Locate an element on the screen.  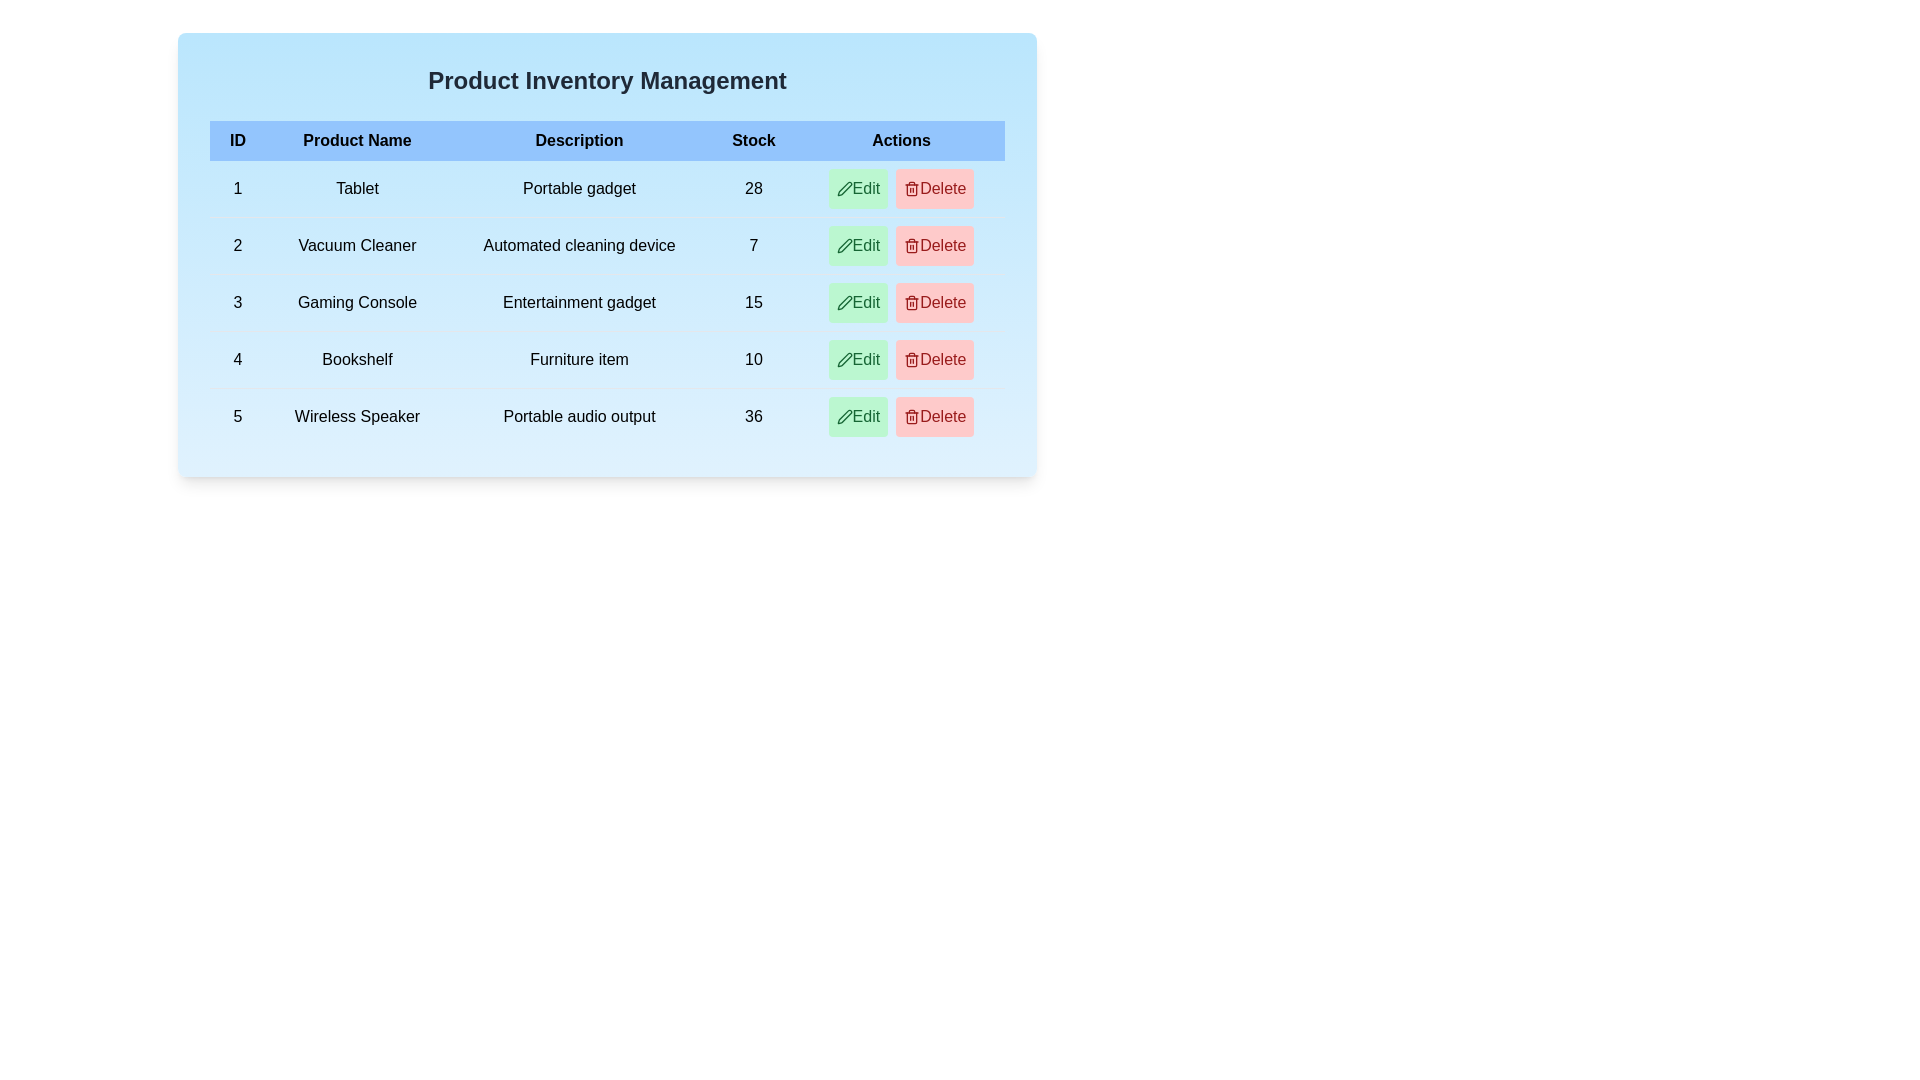
the leftmost button in the 'Actions' column of the row for the 'Bookshelf' item to initiate editing is located at coordinates (858, 358).